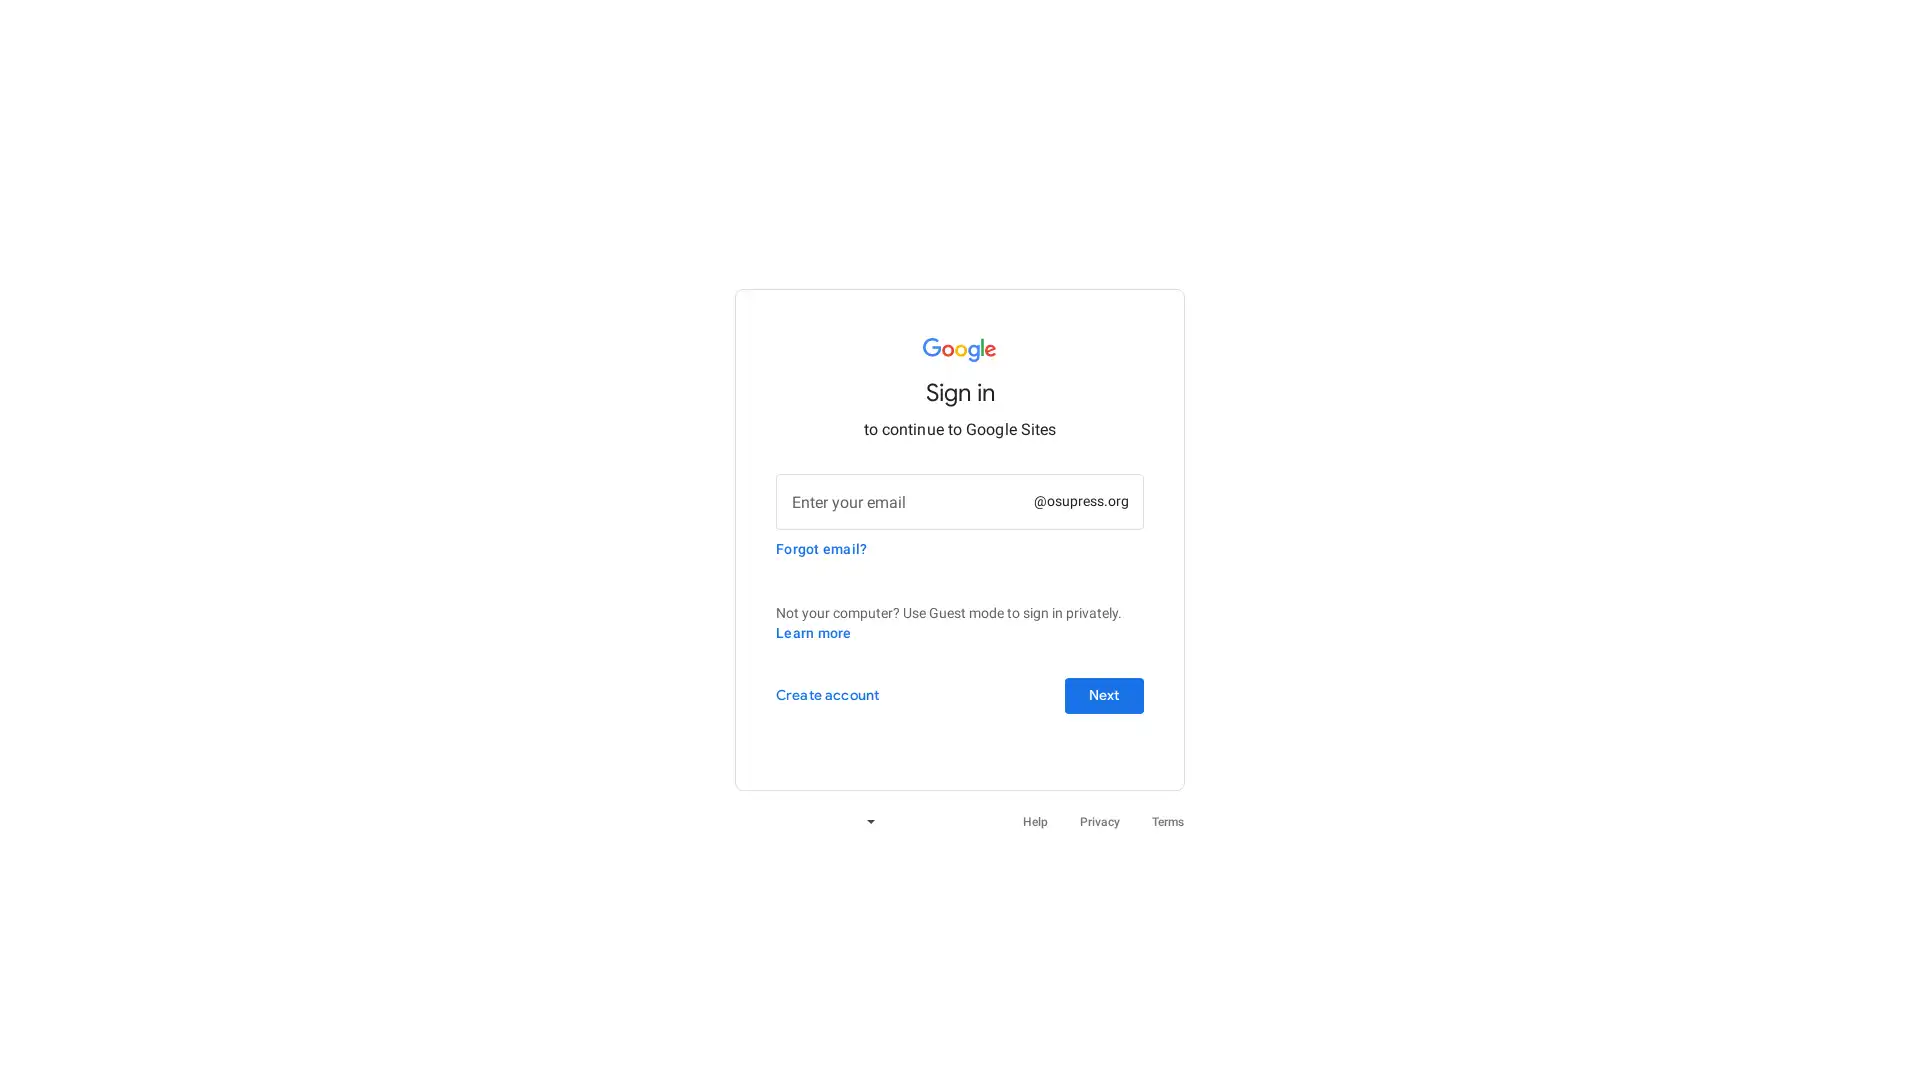 This screenshot has height=1080, width=1920. Describe the element at coordinates (821, 547) in the screenshot. I see `Forgot email?` at that location.